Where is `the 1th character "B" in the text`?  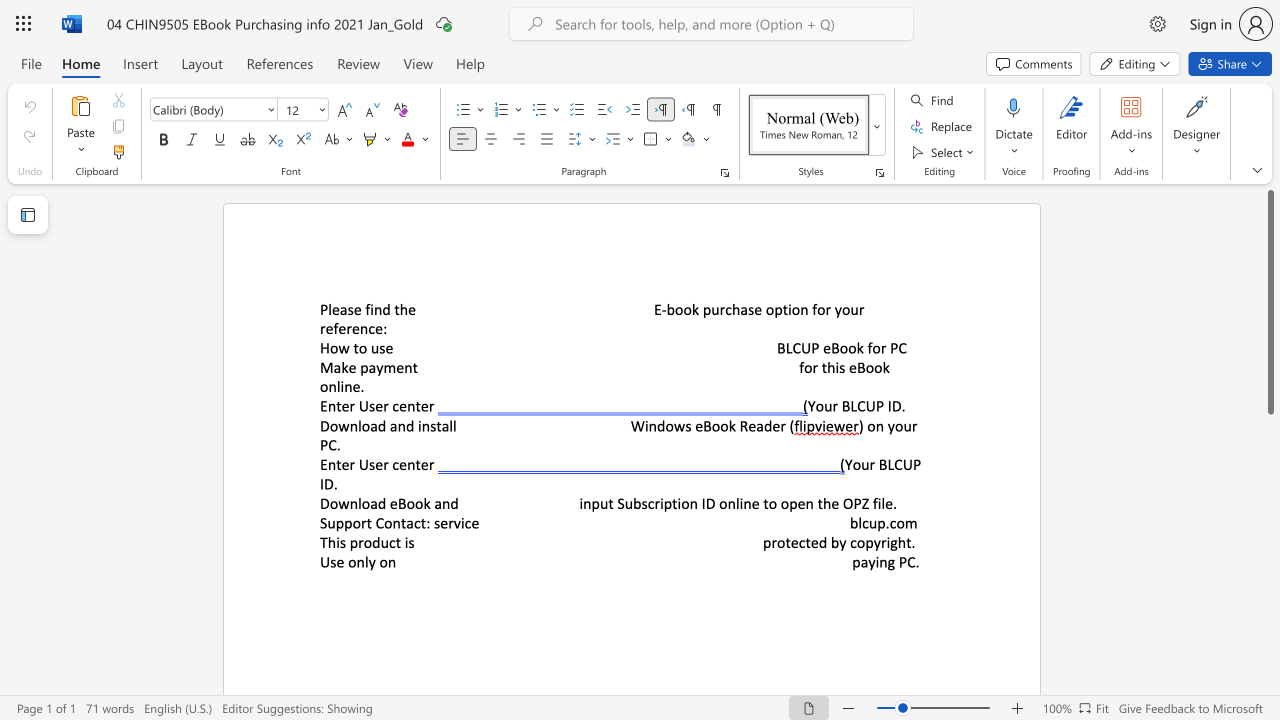
the 1th character "B" in the text is located at coordinates (401, 502).